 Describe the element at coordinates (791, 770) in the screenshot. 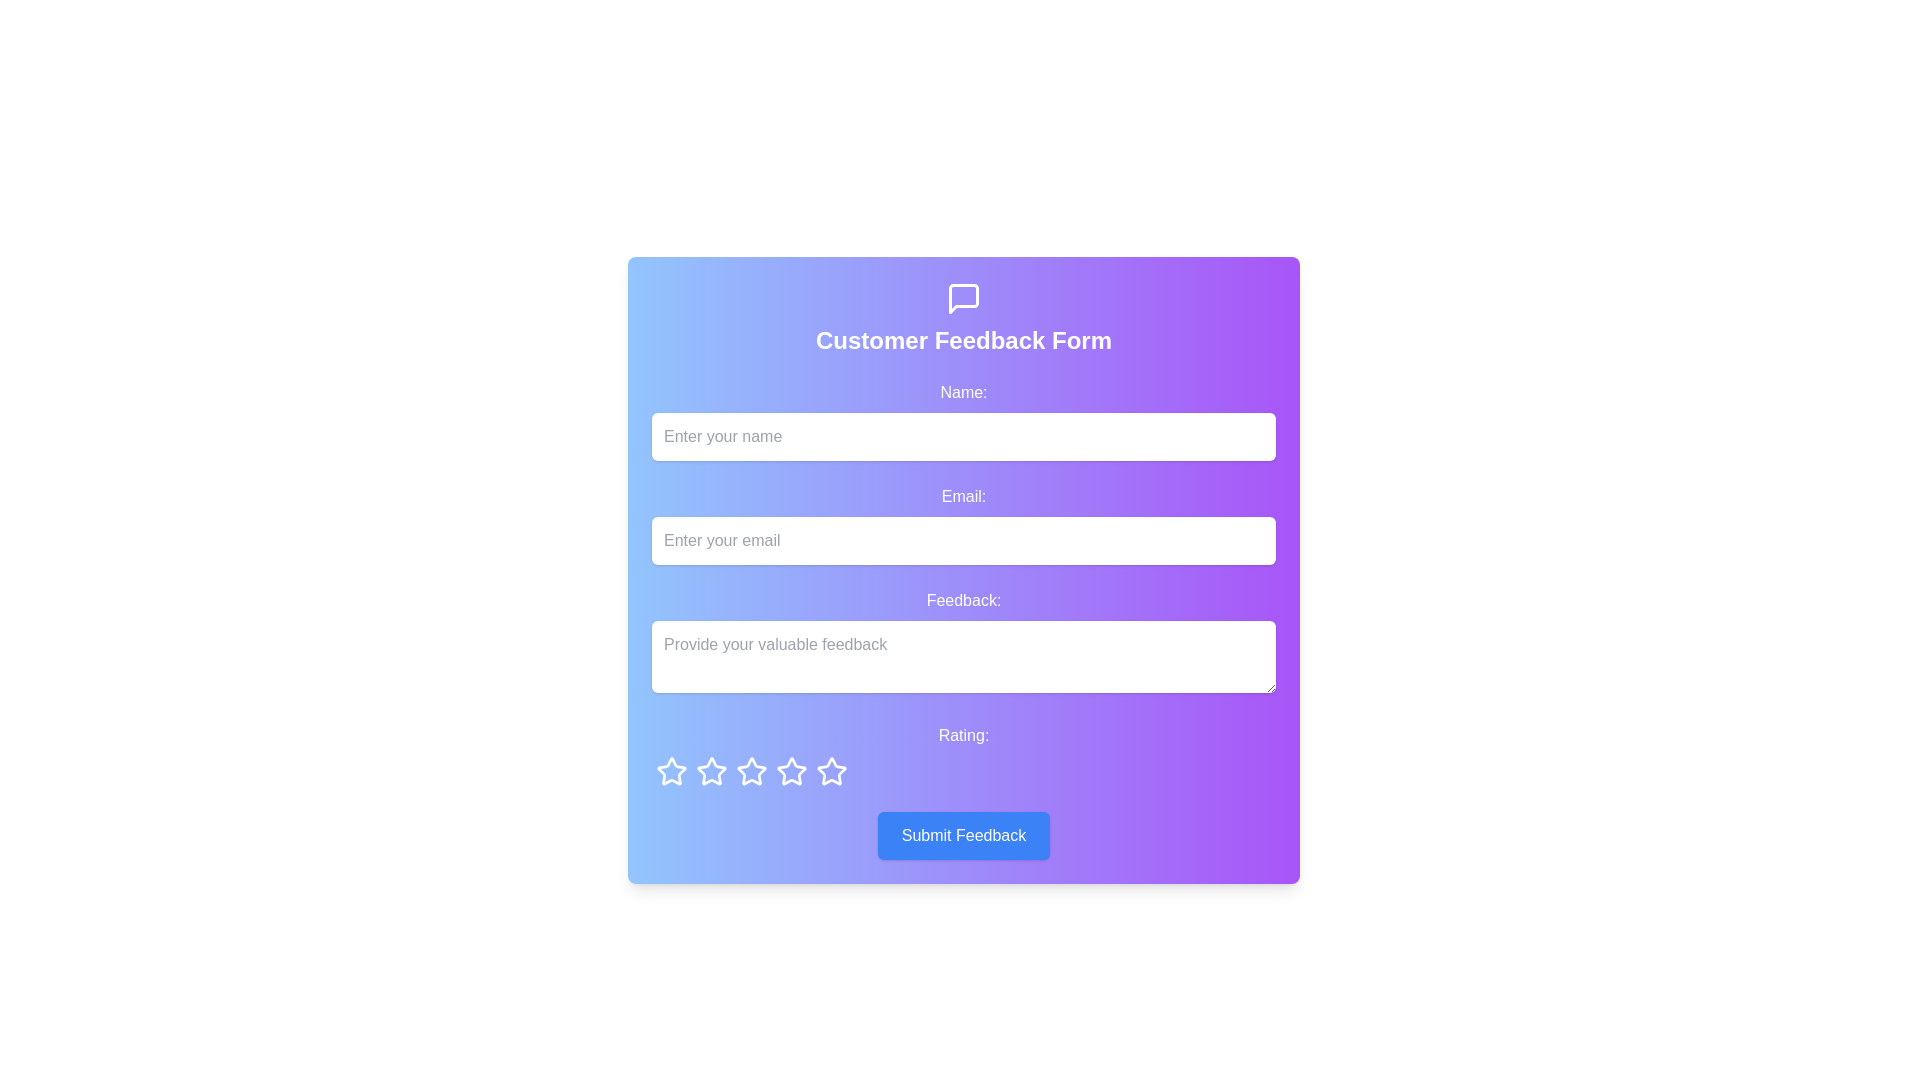

I see `the fourth star icon in the rating section` at that location.